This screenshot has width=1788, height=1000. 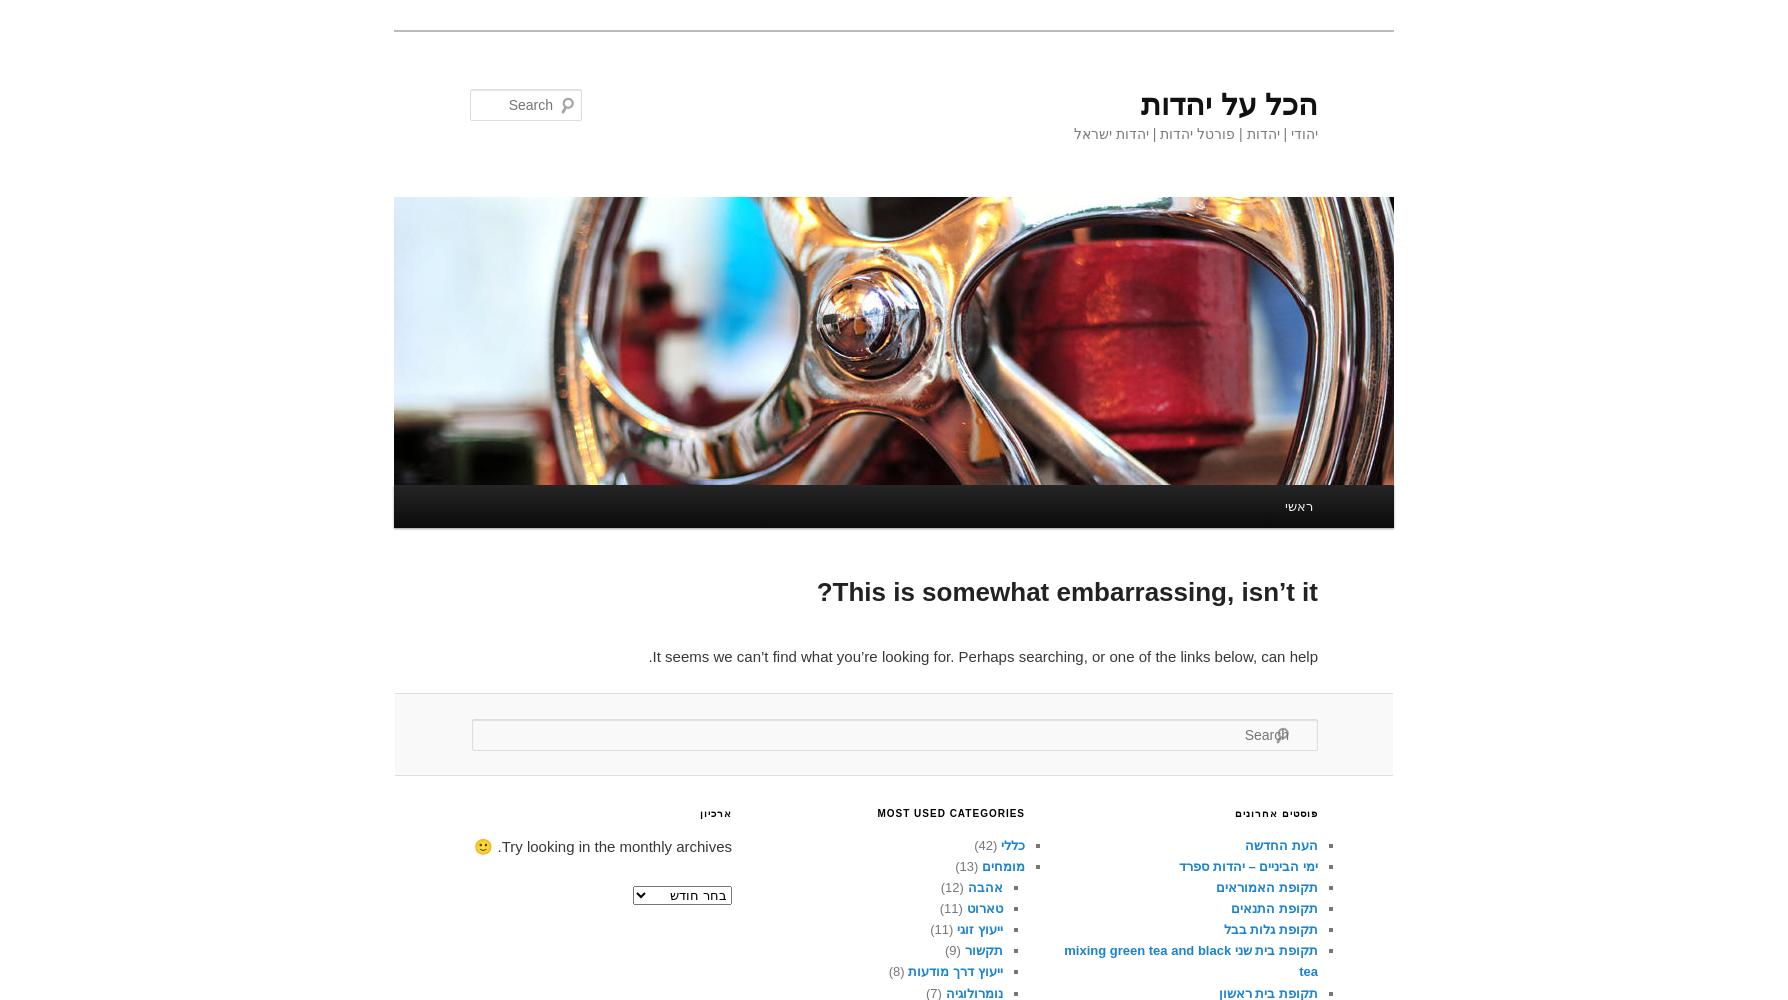 I want to click on '(42)', so click(x=987, y=843).